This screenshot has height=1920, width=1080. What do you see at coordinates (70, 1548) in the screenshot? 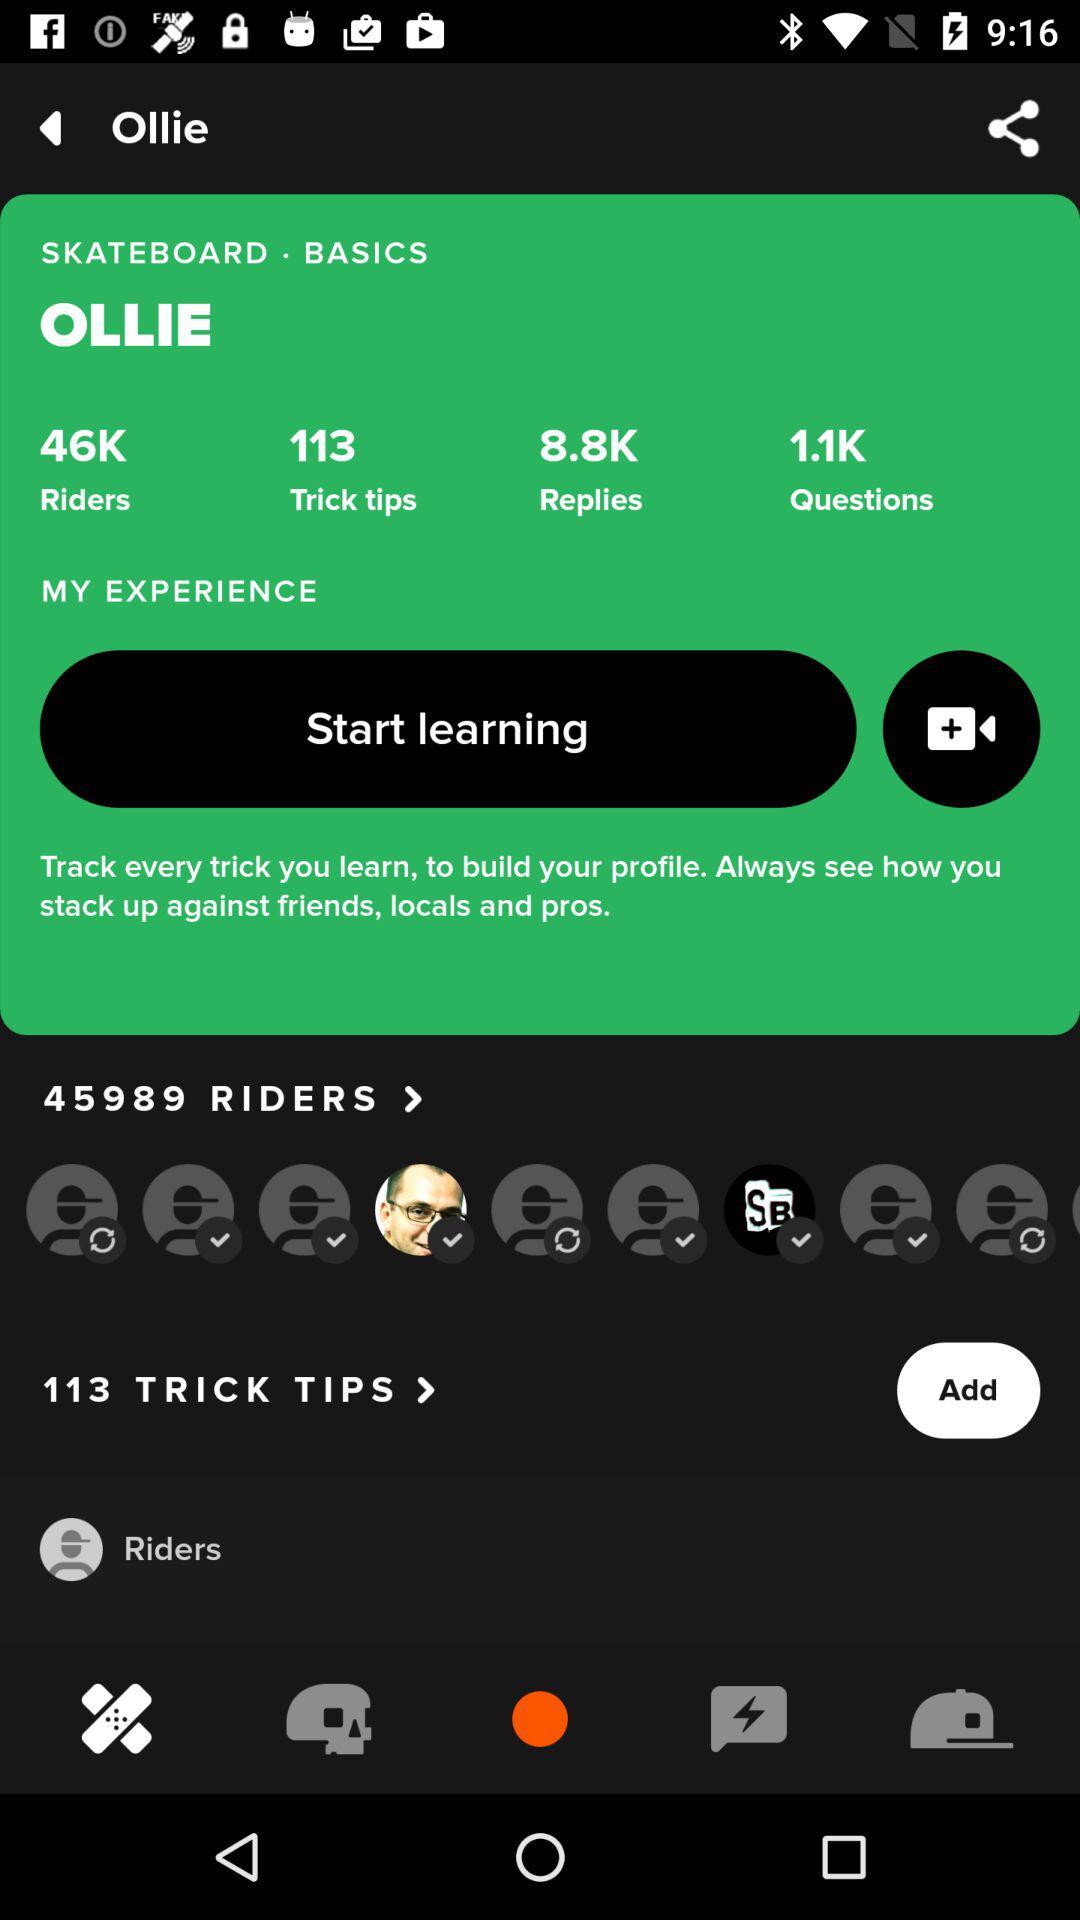
I see `the avatar icon` at bounding box center [70, 1548].